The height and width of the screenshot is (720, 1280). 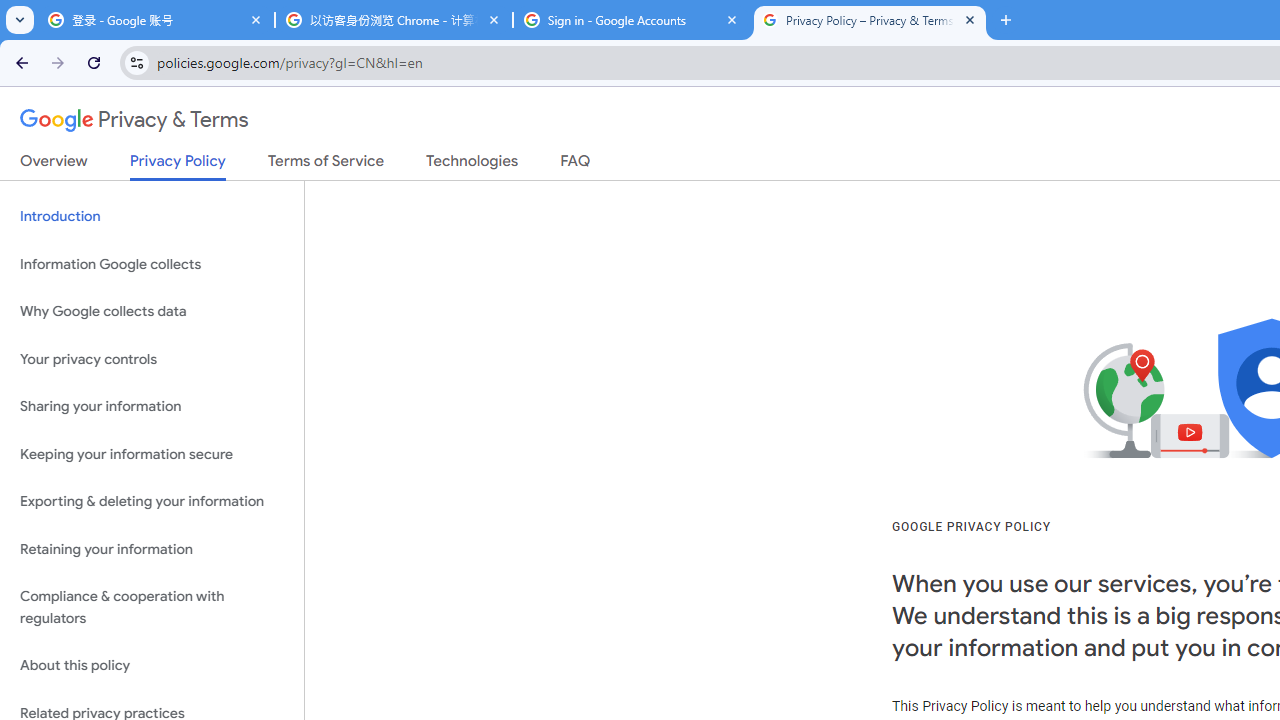 What do you see at coordinates (177, 165) in the screenshot?
I see `'Privacy Policy'` at bounding box center [177, 165].